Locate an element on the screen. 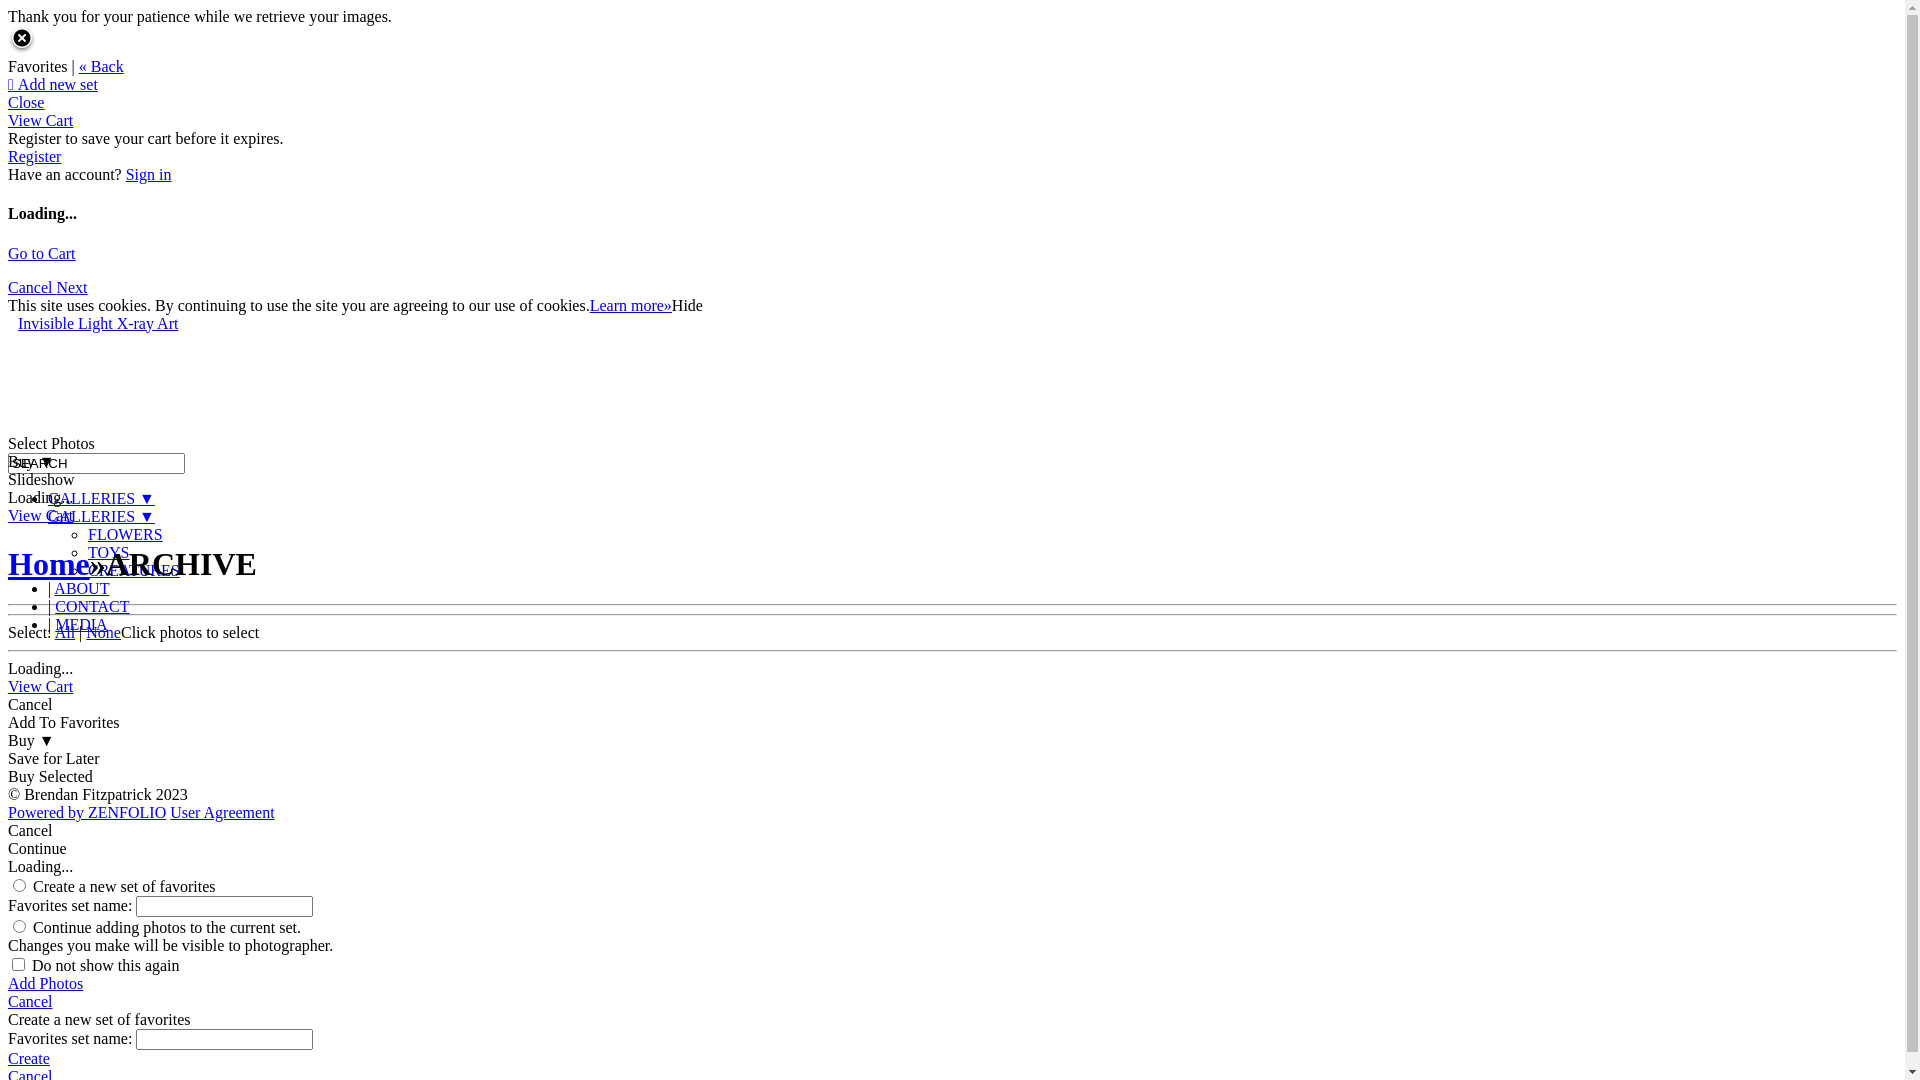 This screenshot has height=1080, width=1920. 'Go to Cart' is located at coordinates (42, 252).